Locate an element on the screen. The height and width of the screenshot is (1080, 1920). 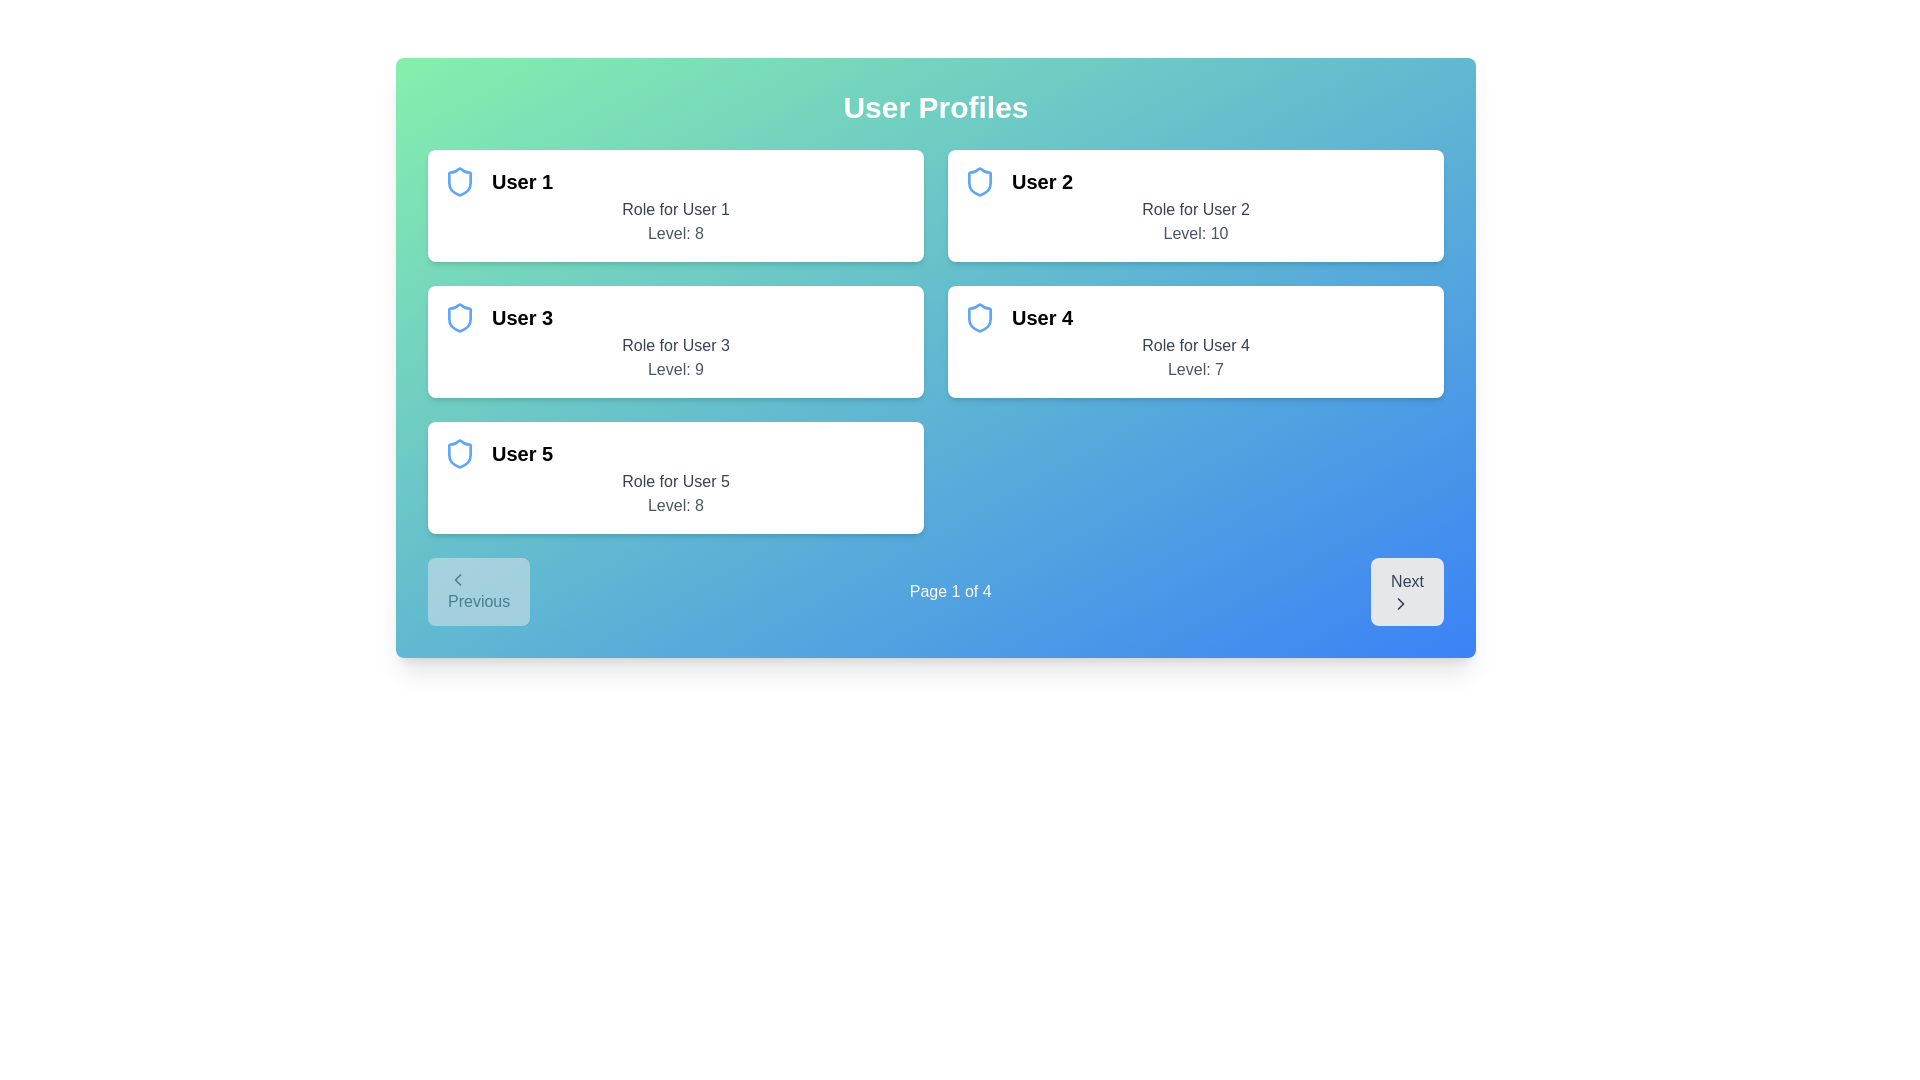
the bold text label displaying 'User 1', which is prominently positioned in the first card of the left column, next to a blue shield icon is located at coordinates (522, 181).